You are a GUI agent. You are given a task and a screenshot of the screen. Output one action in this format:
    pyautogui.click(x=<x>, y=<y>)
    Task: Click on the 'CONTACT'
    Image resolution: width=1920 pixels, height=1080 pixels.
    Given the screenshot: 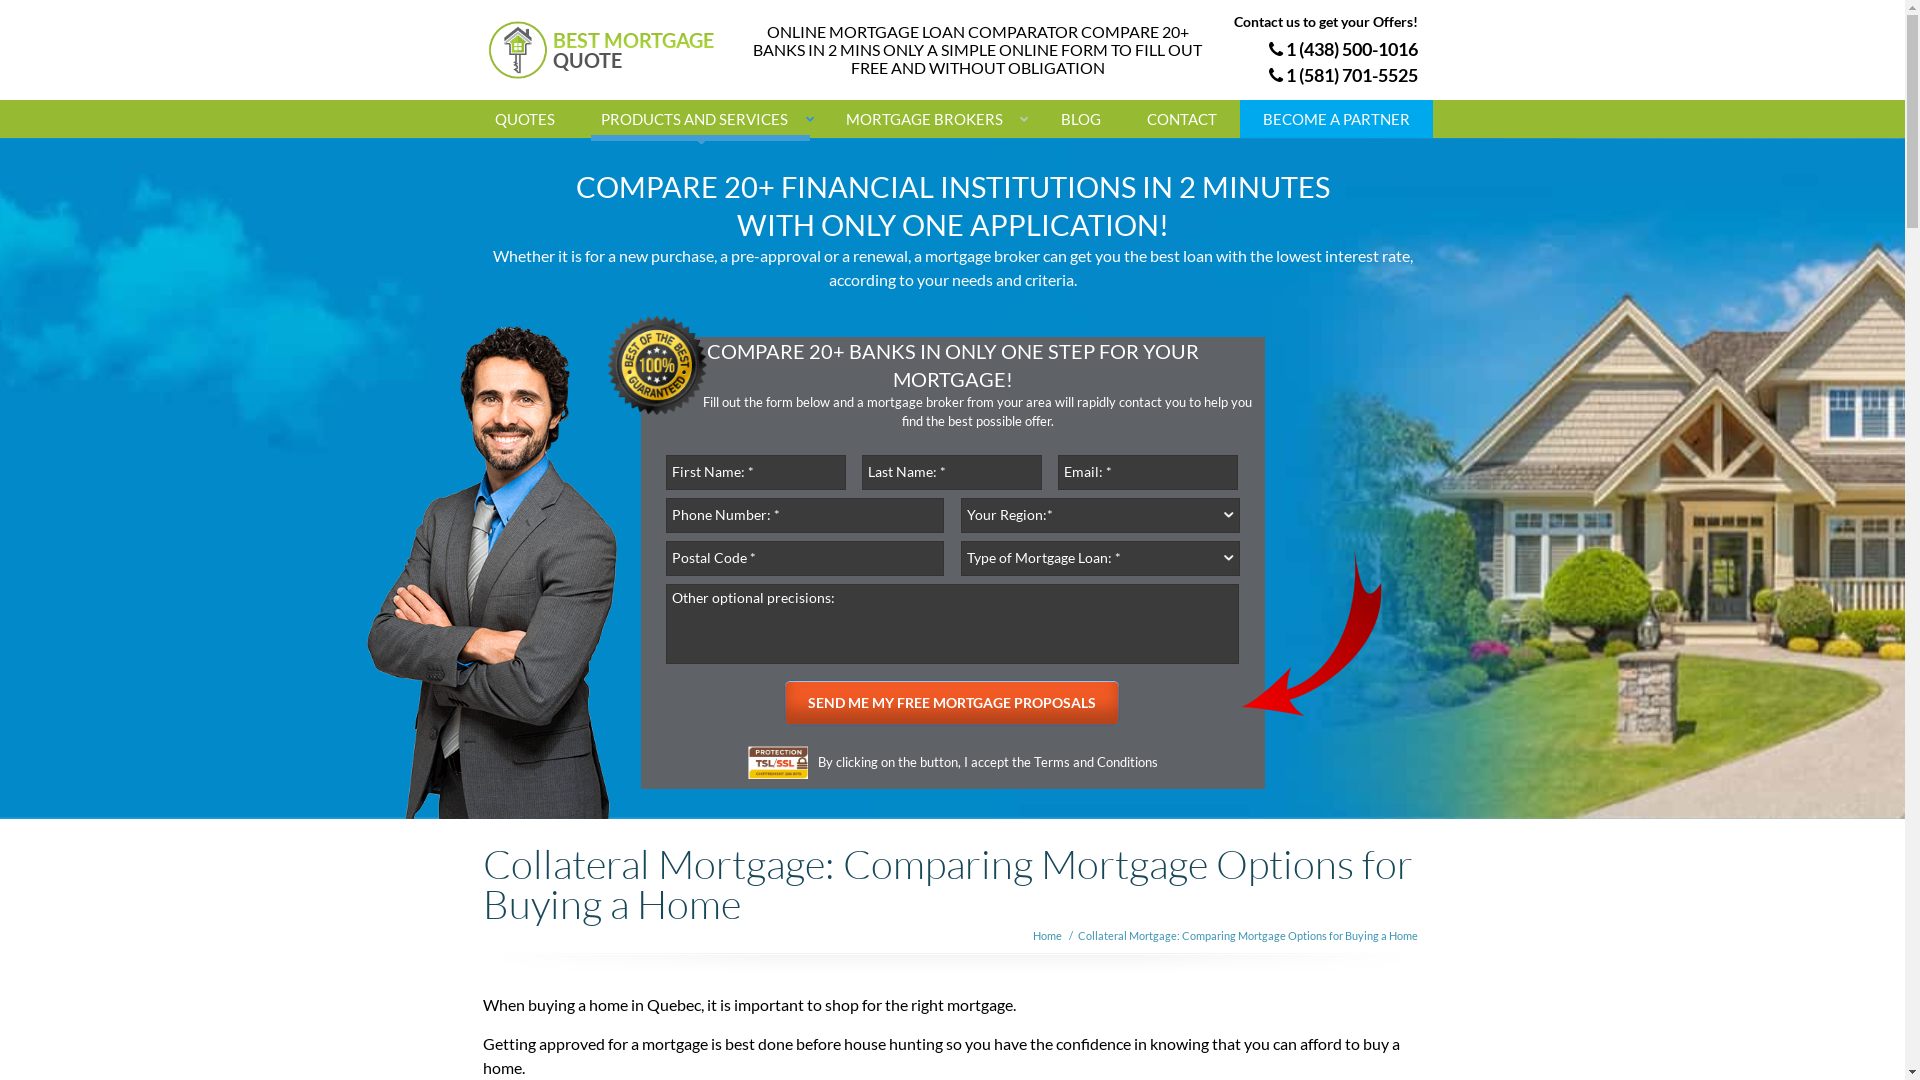 What is the action you would take?
    pyautogui.click(x=1181, y=119)
    